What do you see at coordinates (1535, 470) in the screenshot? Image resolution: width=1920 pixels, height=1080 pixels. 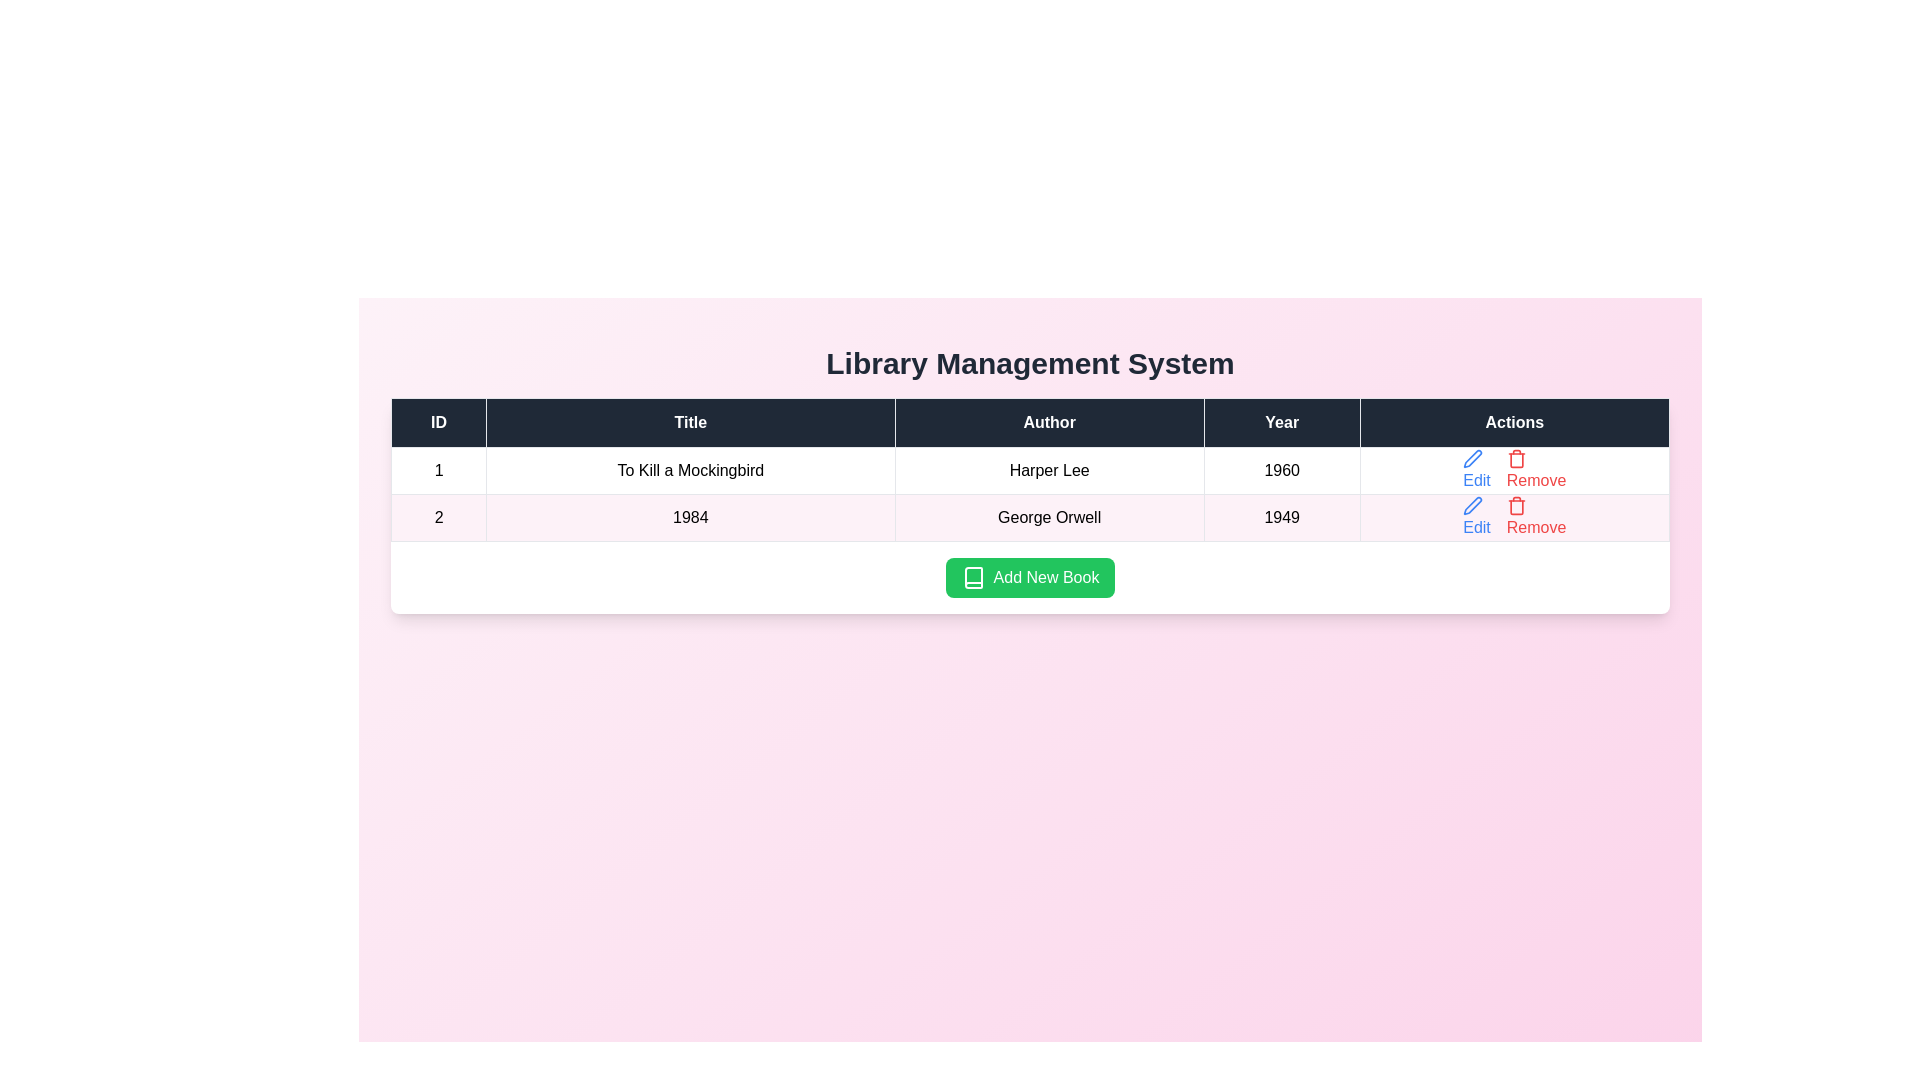 I see `the delete button for the book 'To Kill a Mockingbird' located` at bounding box center [1535, 470].